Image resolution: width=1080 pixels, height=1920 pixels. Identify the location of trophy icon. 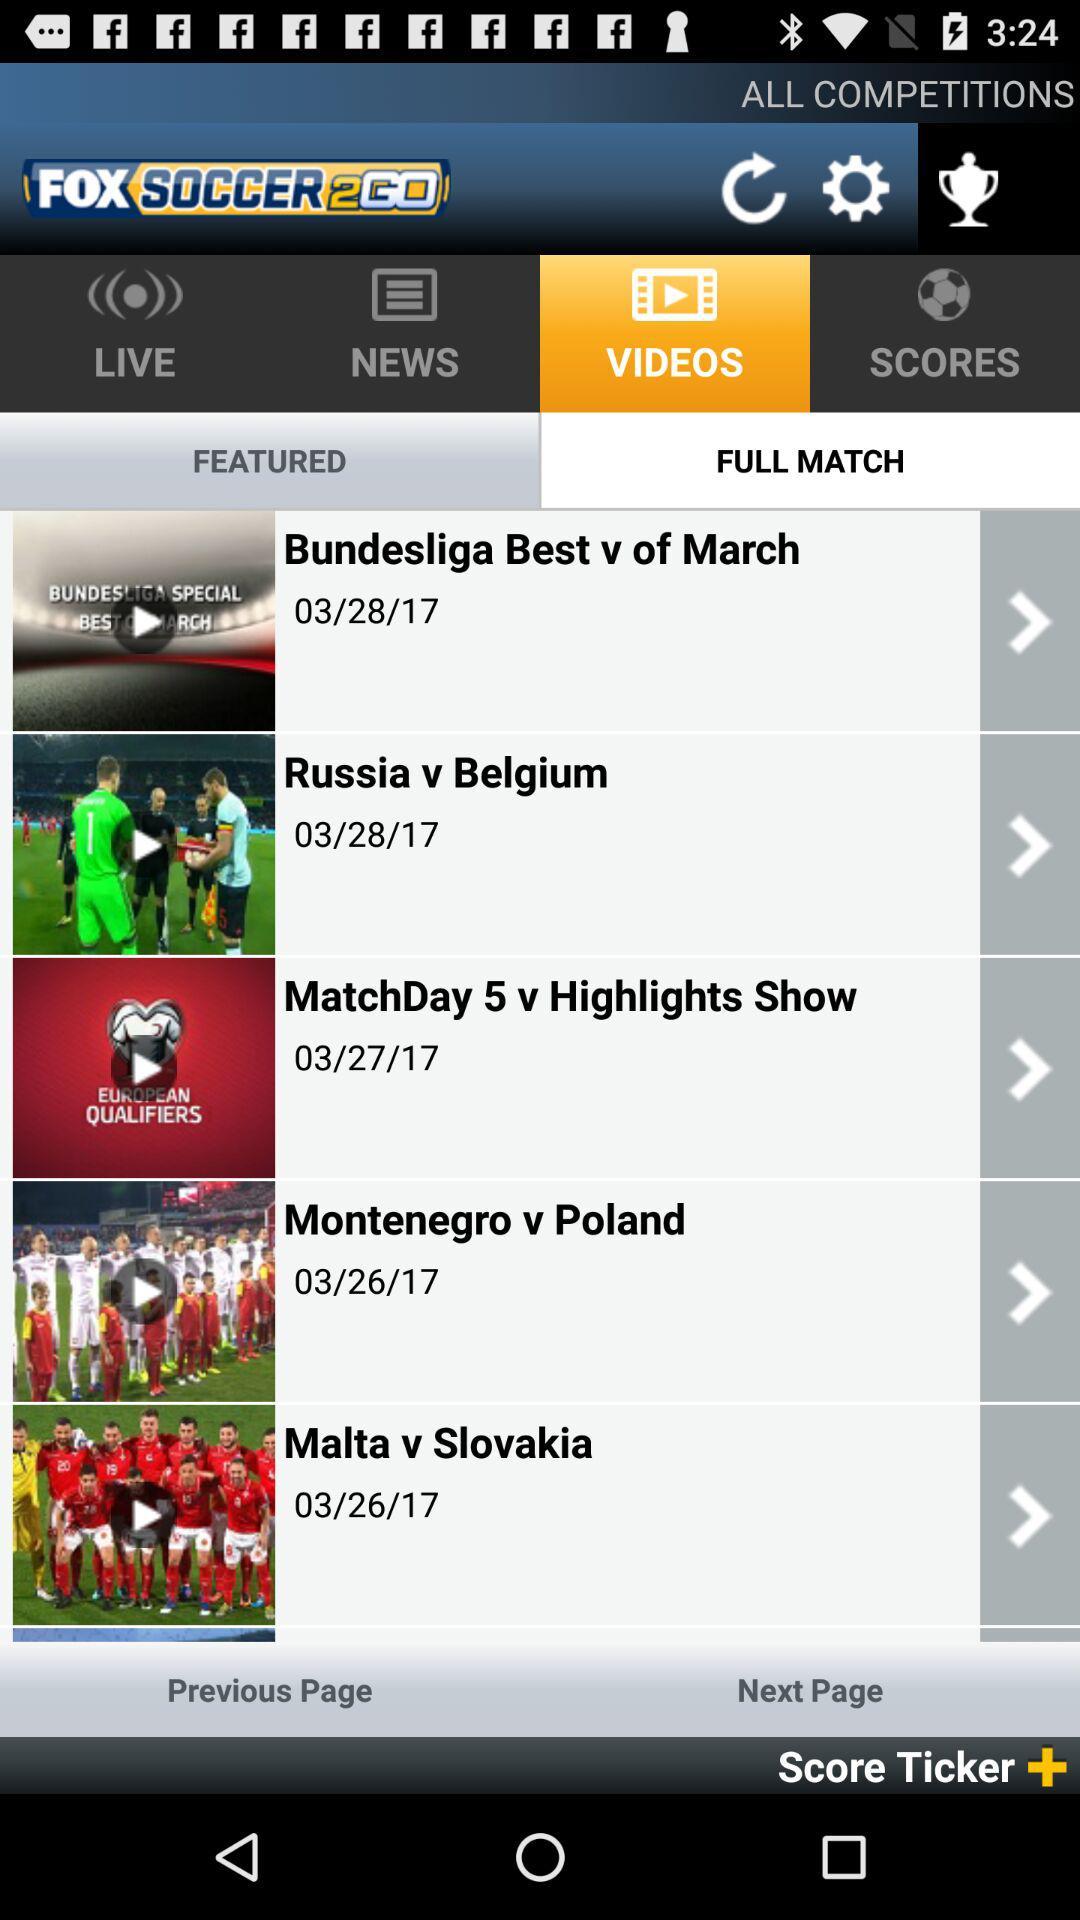
(967, 176).